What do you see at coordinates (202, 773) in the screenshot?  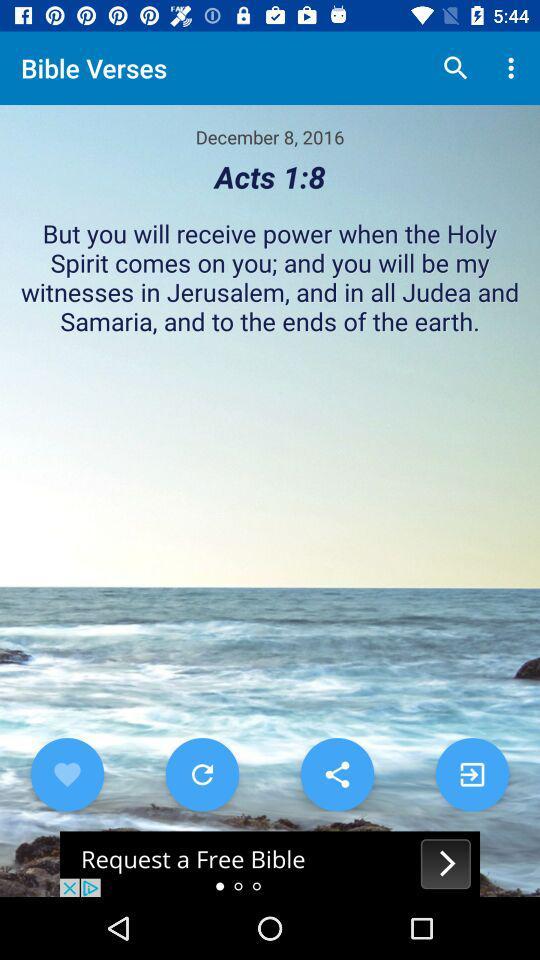 I see `the refresh icon` at bounding box center [202, 773].